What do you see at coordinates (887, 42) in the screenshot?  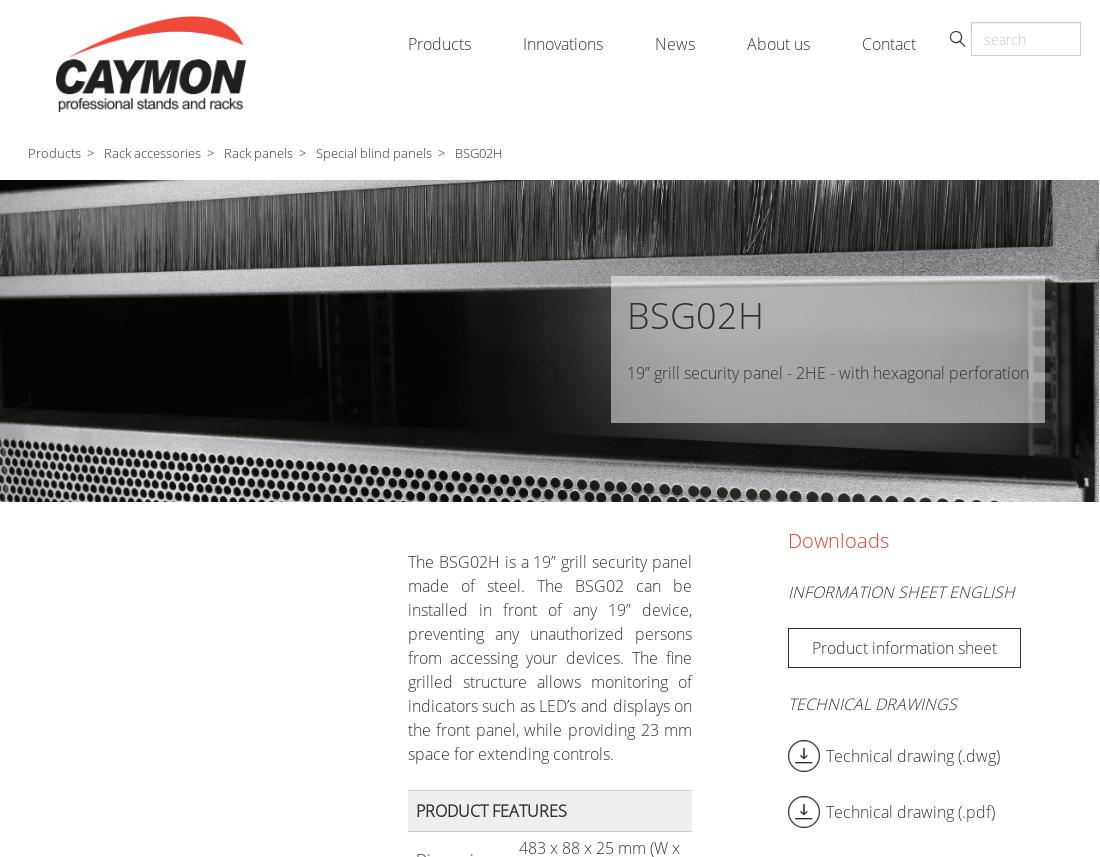 I see `'Contact'` at bounding box center [887, 42].